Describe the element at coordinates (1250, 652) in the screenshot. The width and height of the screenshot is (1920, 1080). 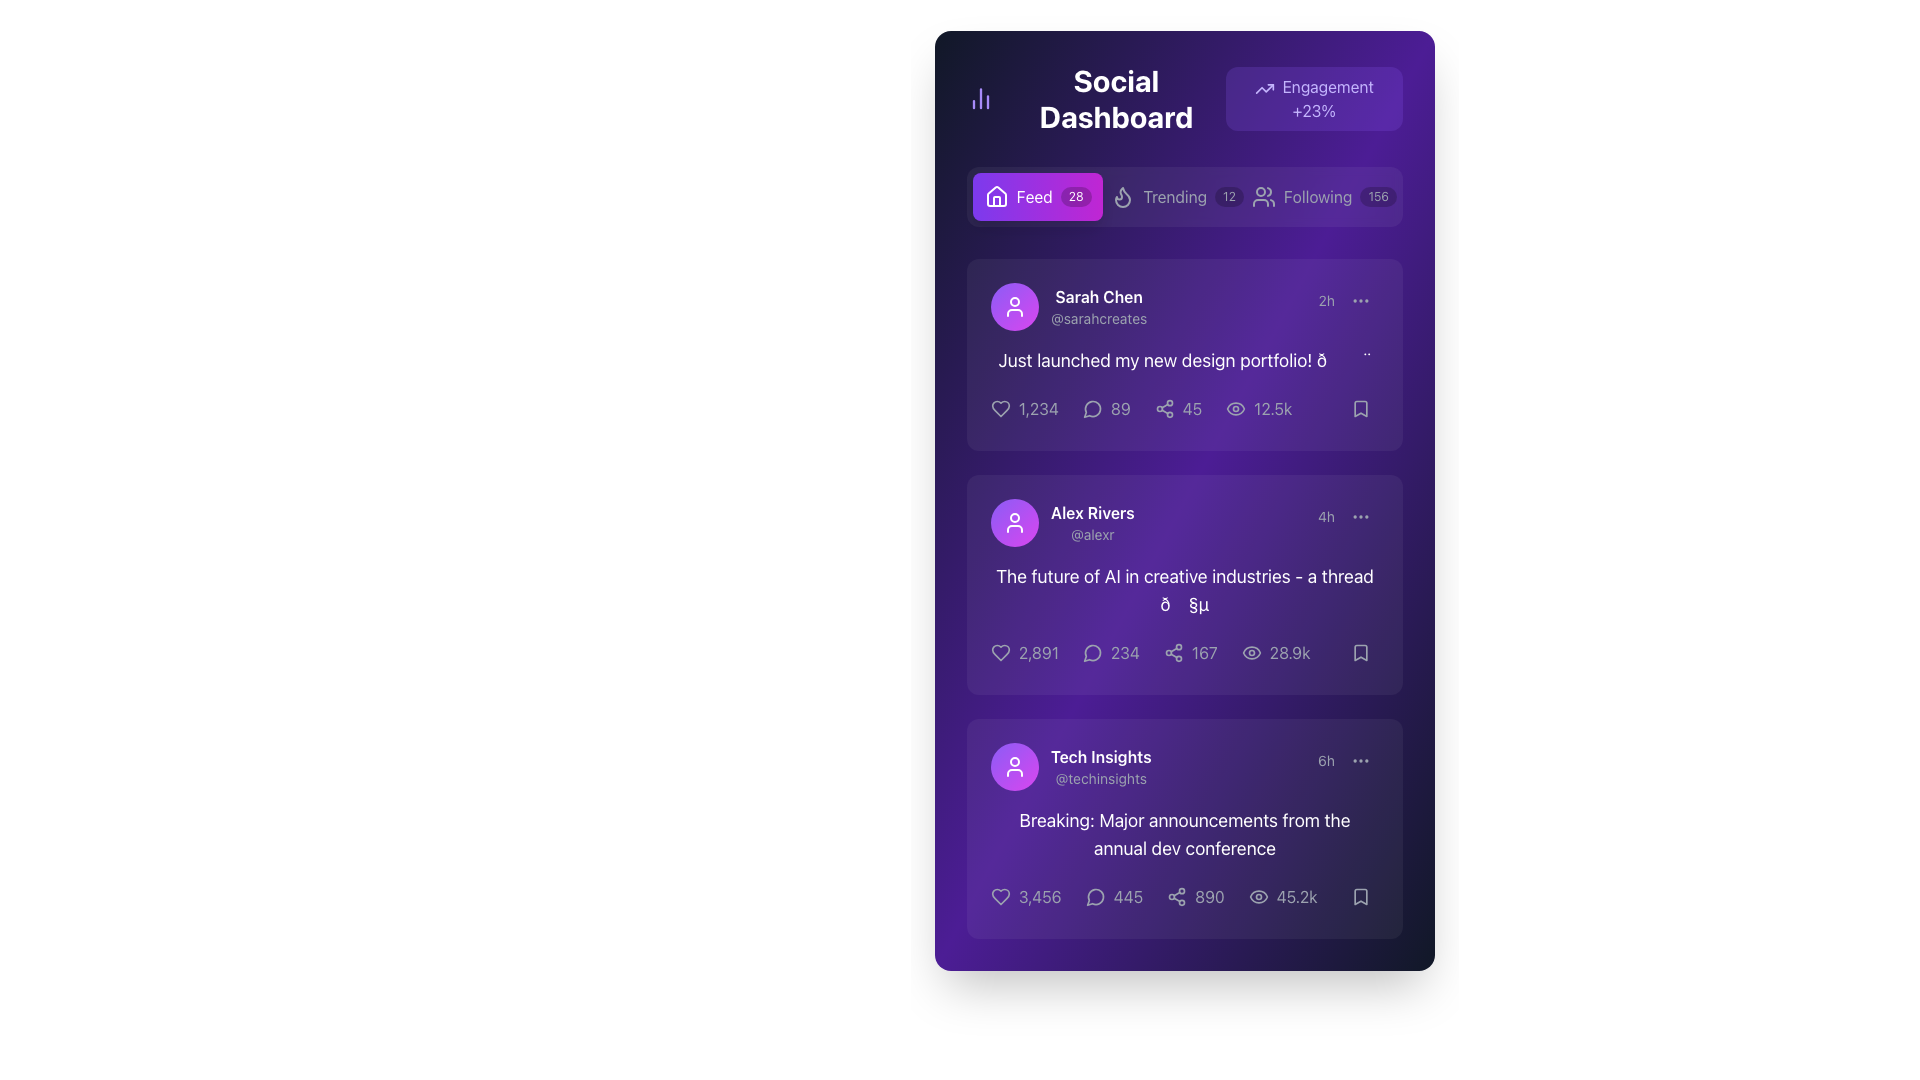
I see `the eye-shaped icon located next to the text '28.9k' in the footer of a post by 'Alex Rivers'` at that location.